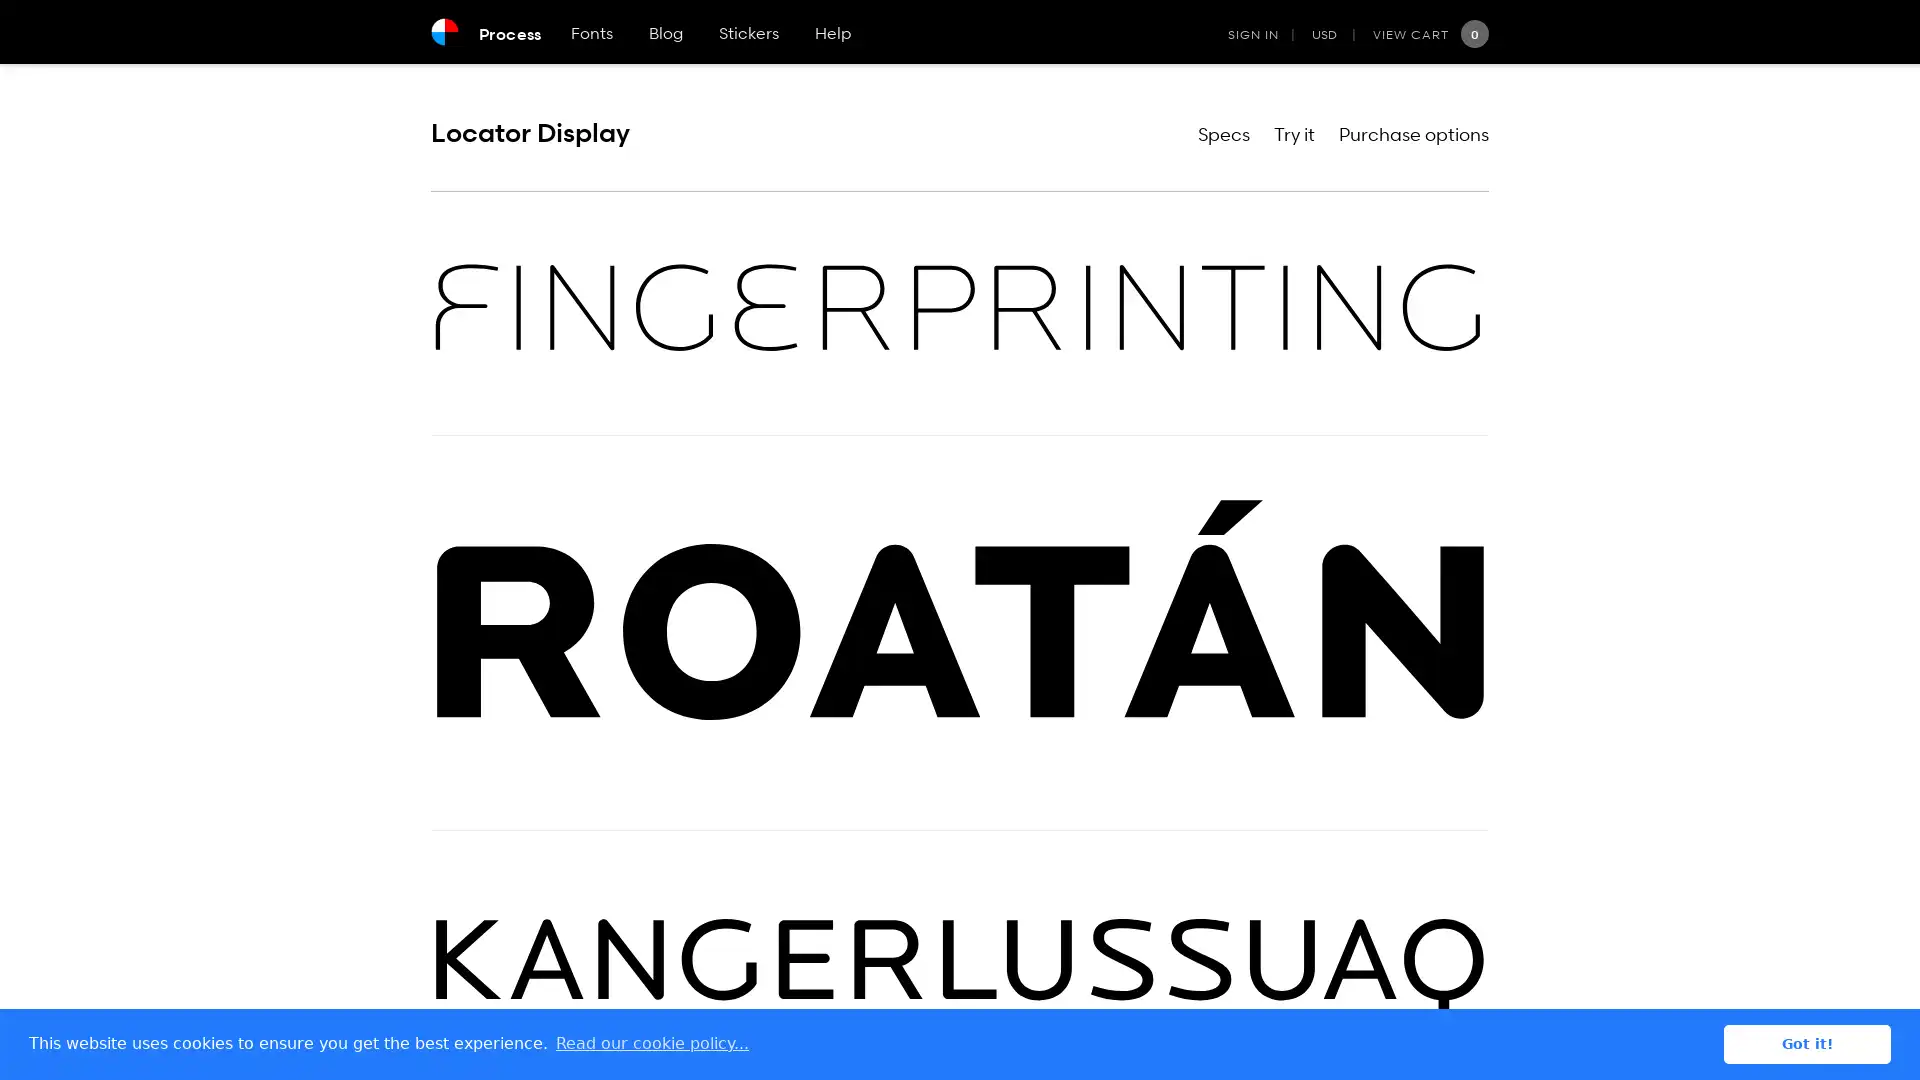  Describe the element at coordinates (652, 1043) in the screenshot. I see `learn more about cookies` at that location.